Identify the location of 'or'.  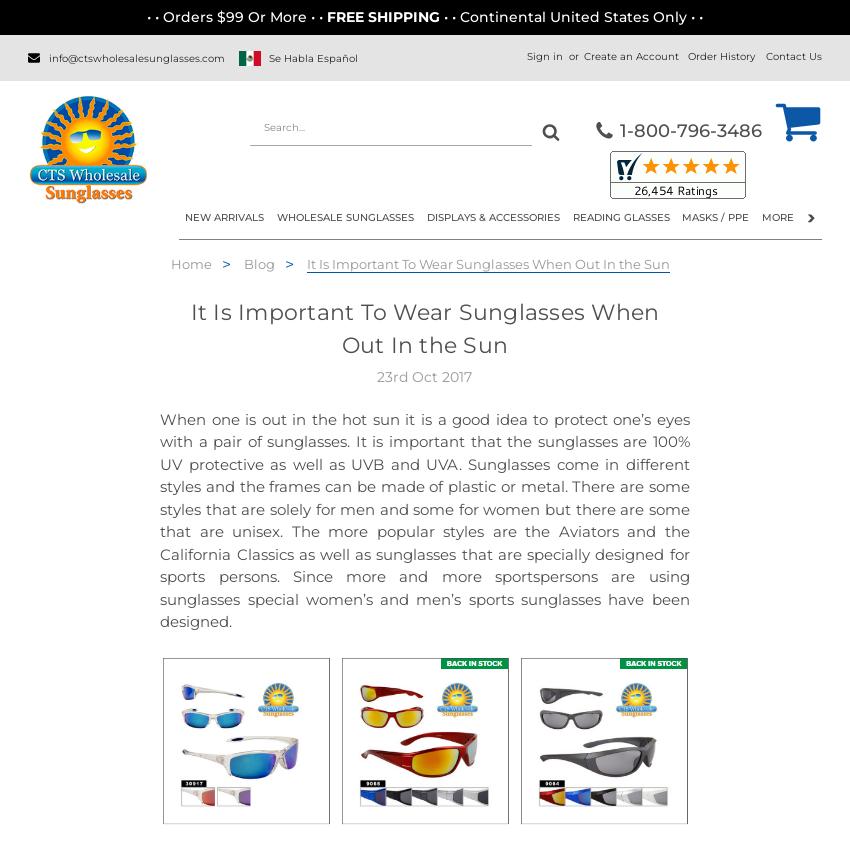
(572, 55).